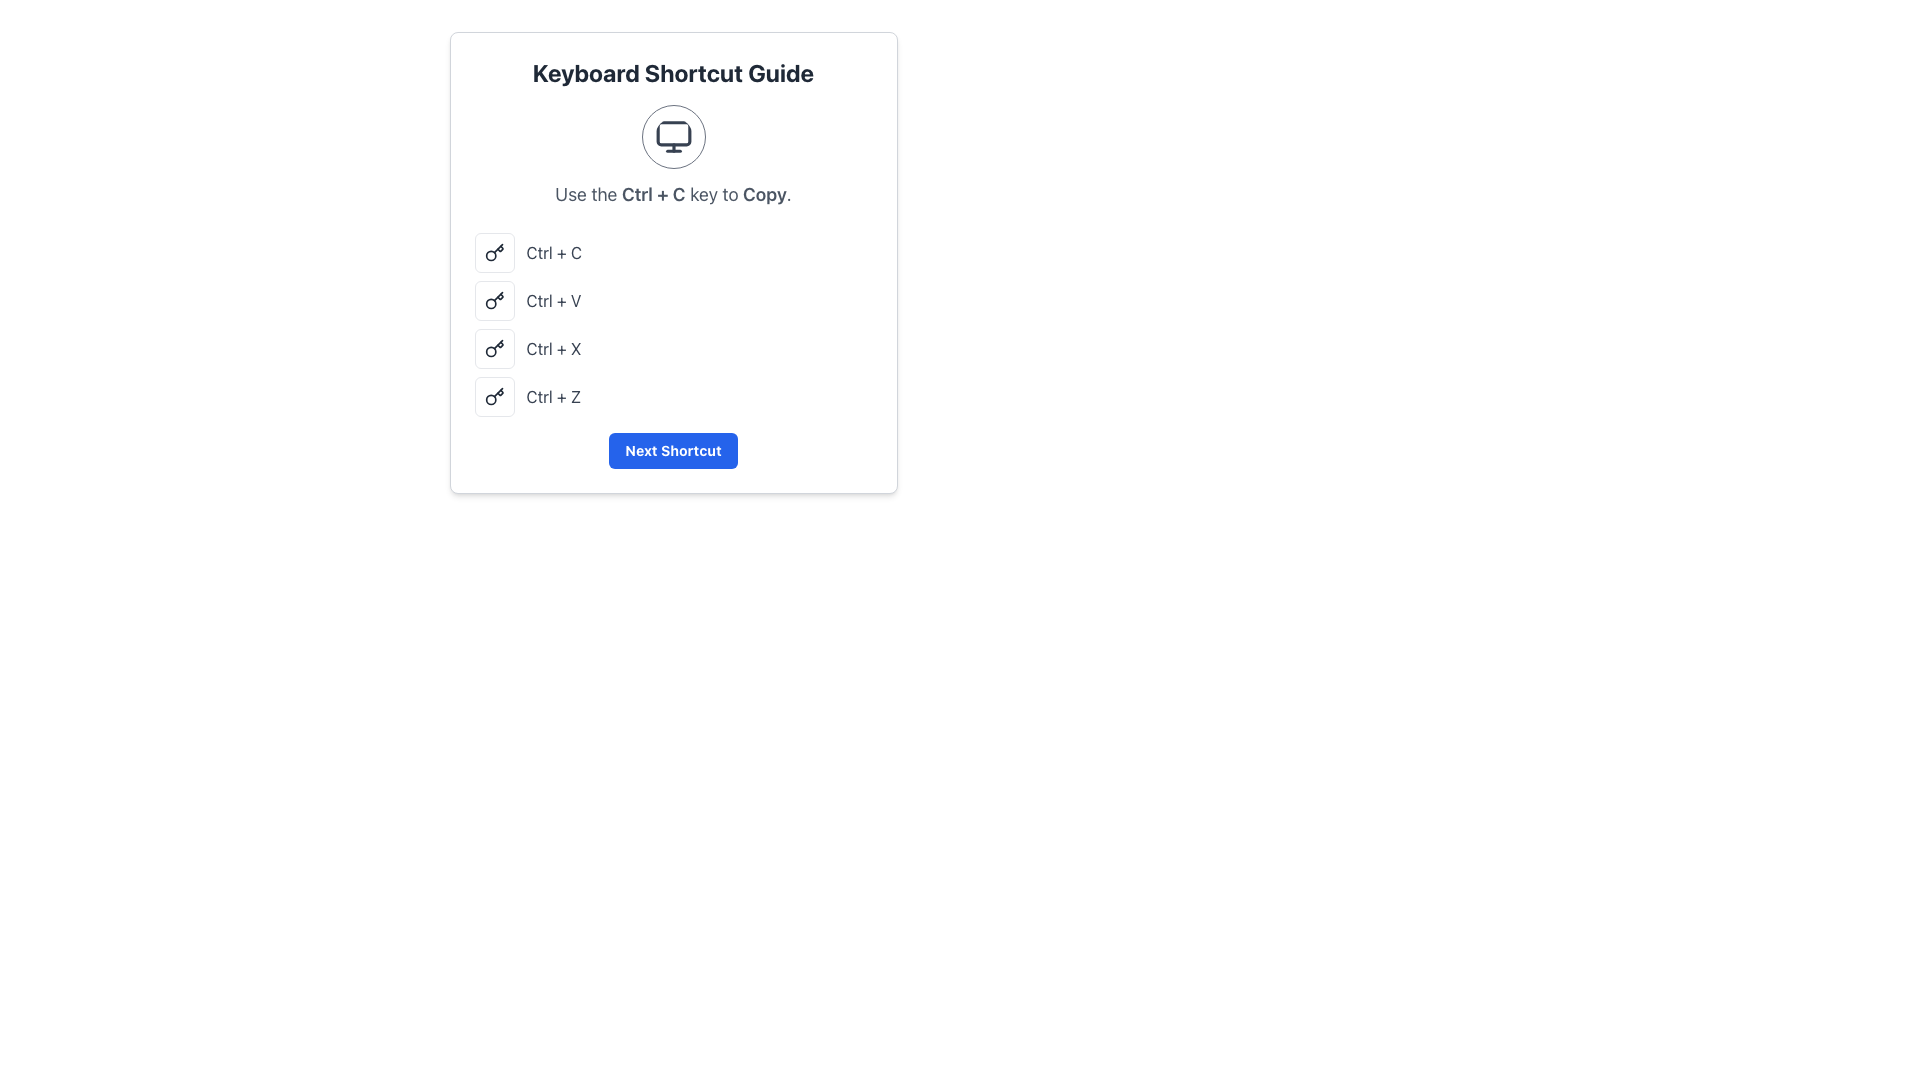  What do you see at coordinates (494, 300) in the screenshot?
I see `the small key icon, styled in grayscale, which is the second item in a vertical list within the 'Keyboard Shortcut Guide' dialog box` at bounding box center [494, 300].